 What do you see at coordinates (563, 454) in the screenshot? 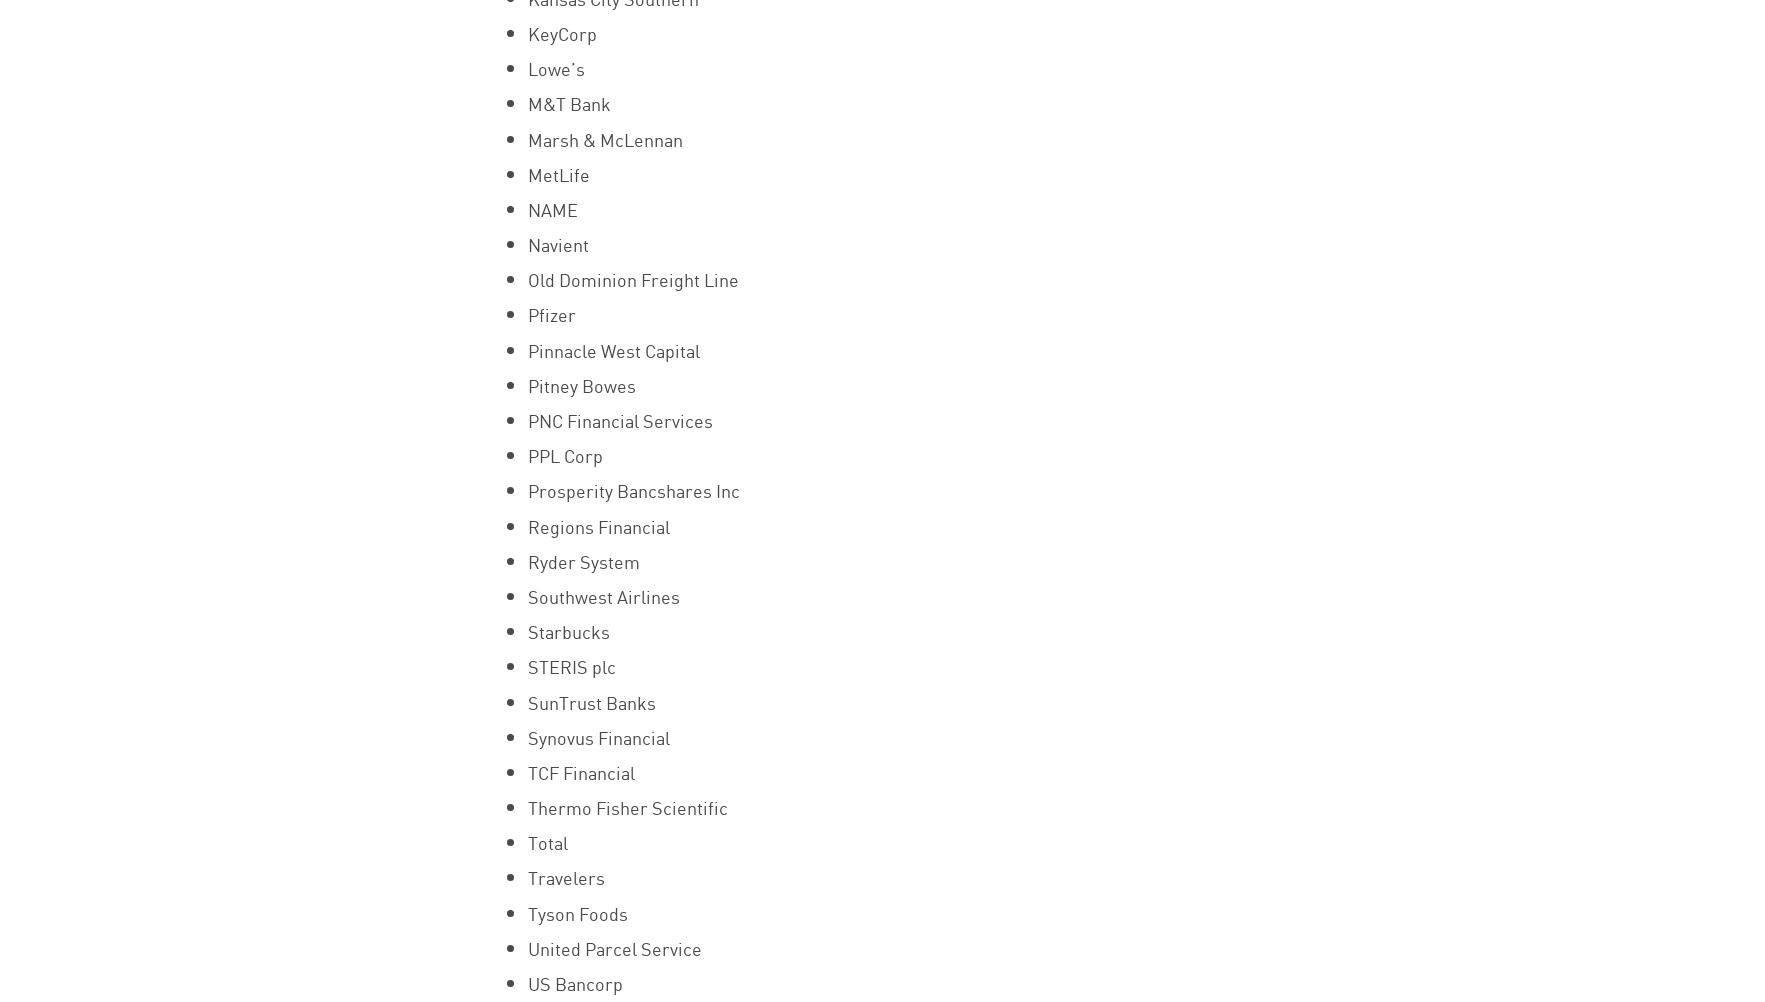
I see `'PPL Corp'` at bounding box center [563, 454].